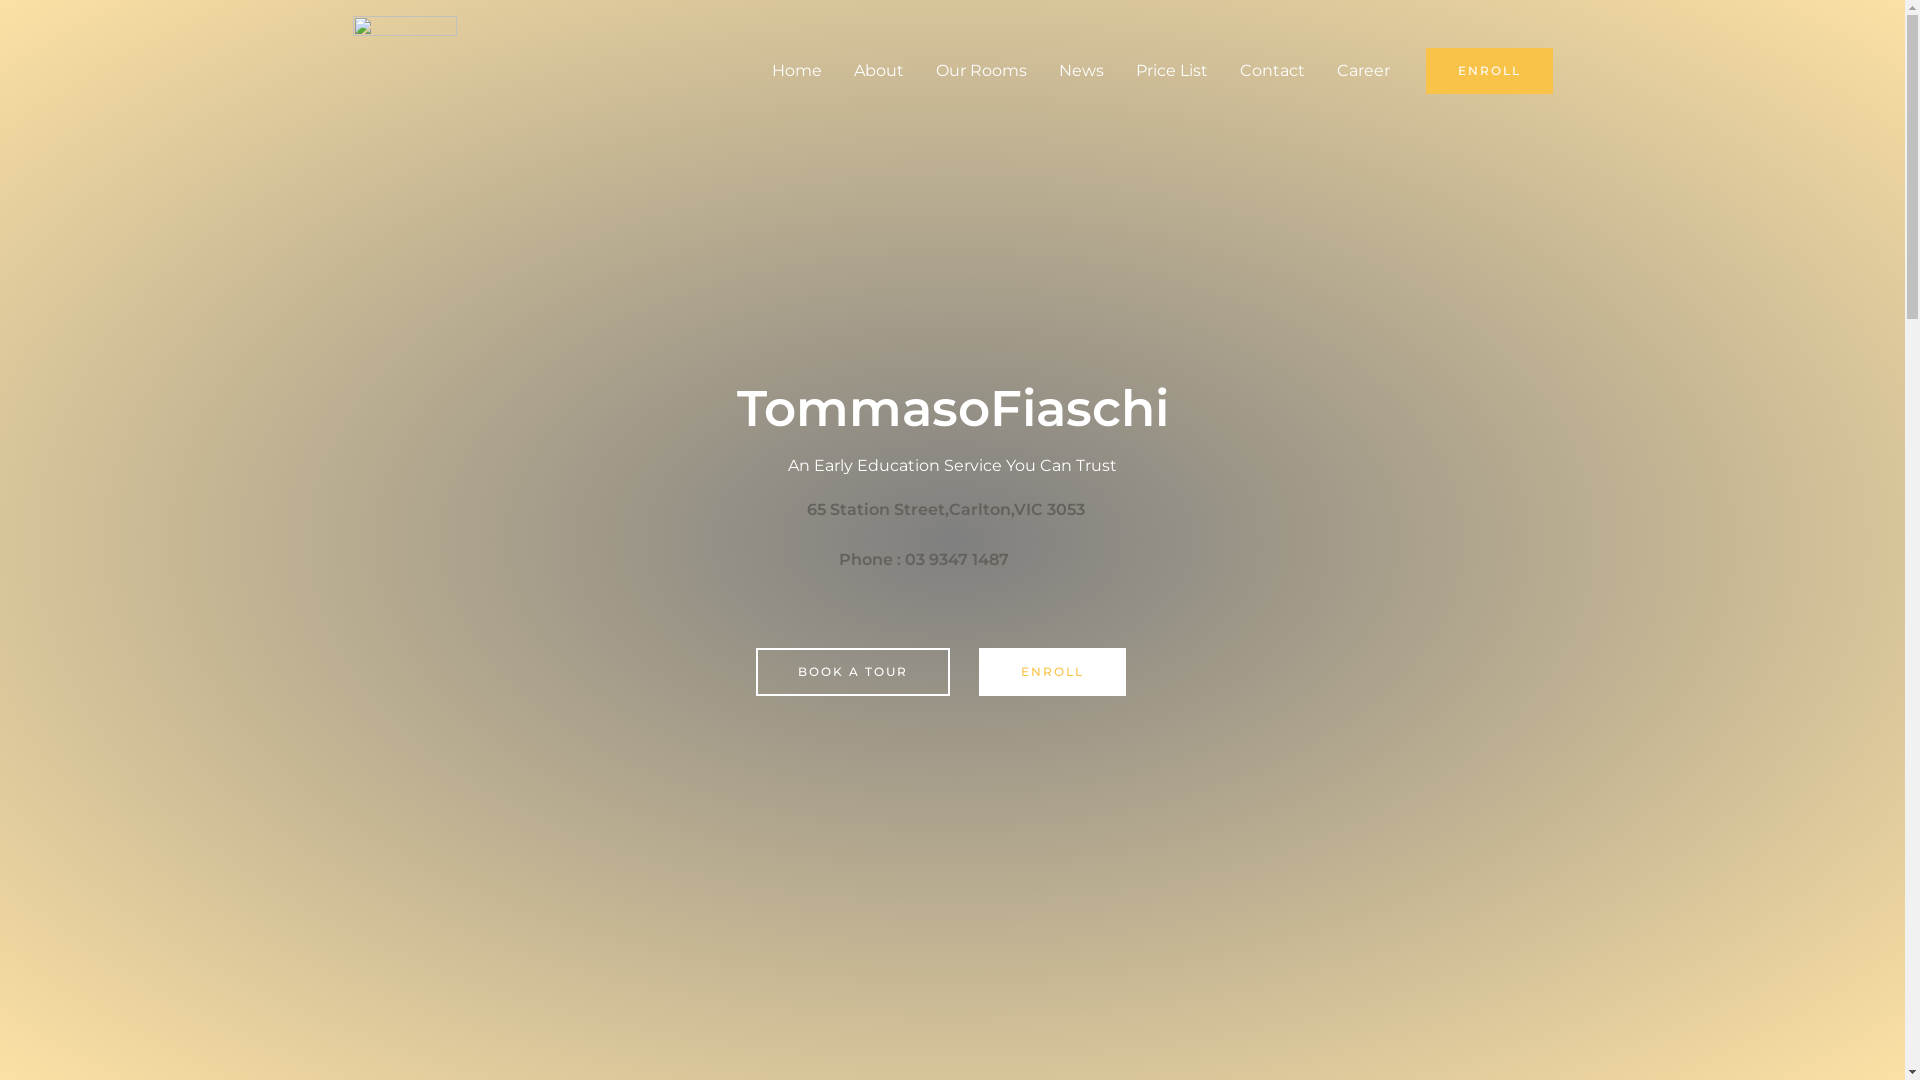  Describe the element at coordinates (754, 69) in the screenshot. I see `'Home'` at that location.